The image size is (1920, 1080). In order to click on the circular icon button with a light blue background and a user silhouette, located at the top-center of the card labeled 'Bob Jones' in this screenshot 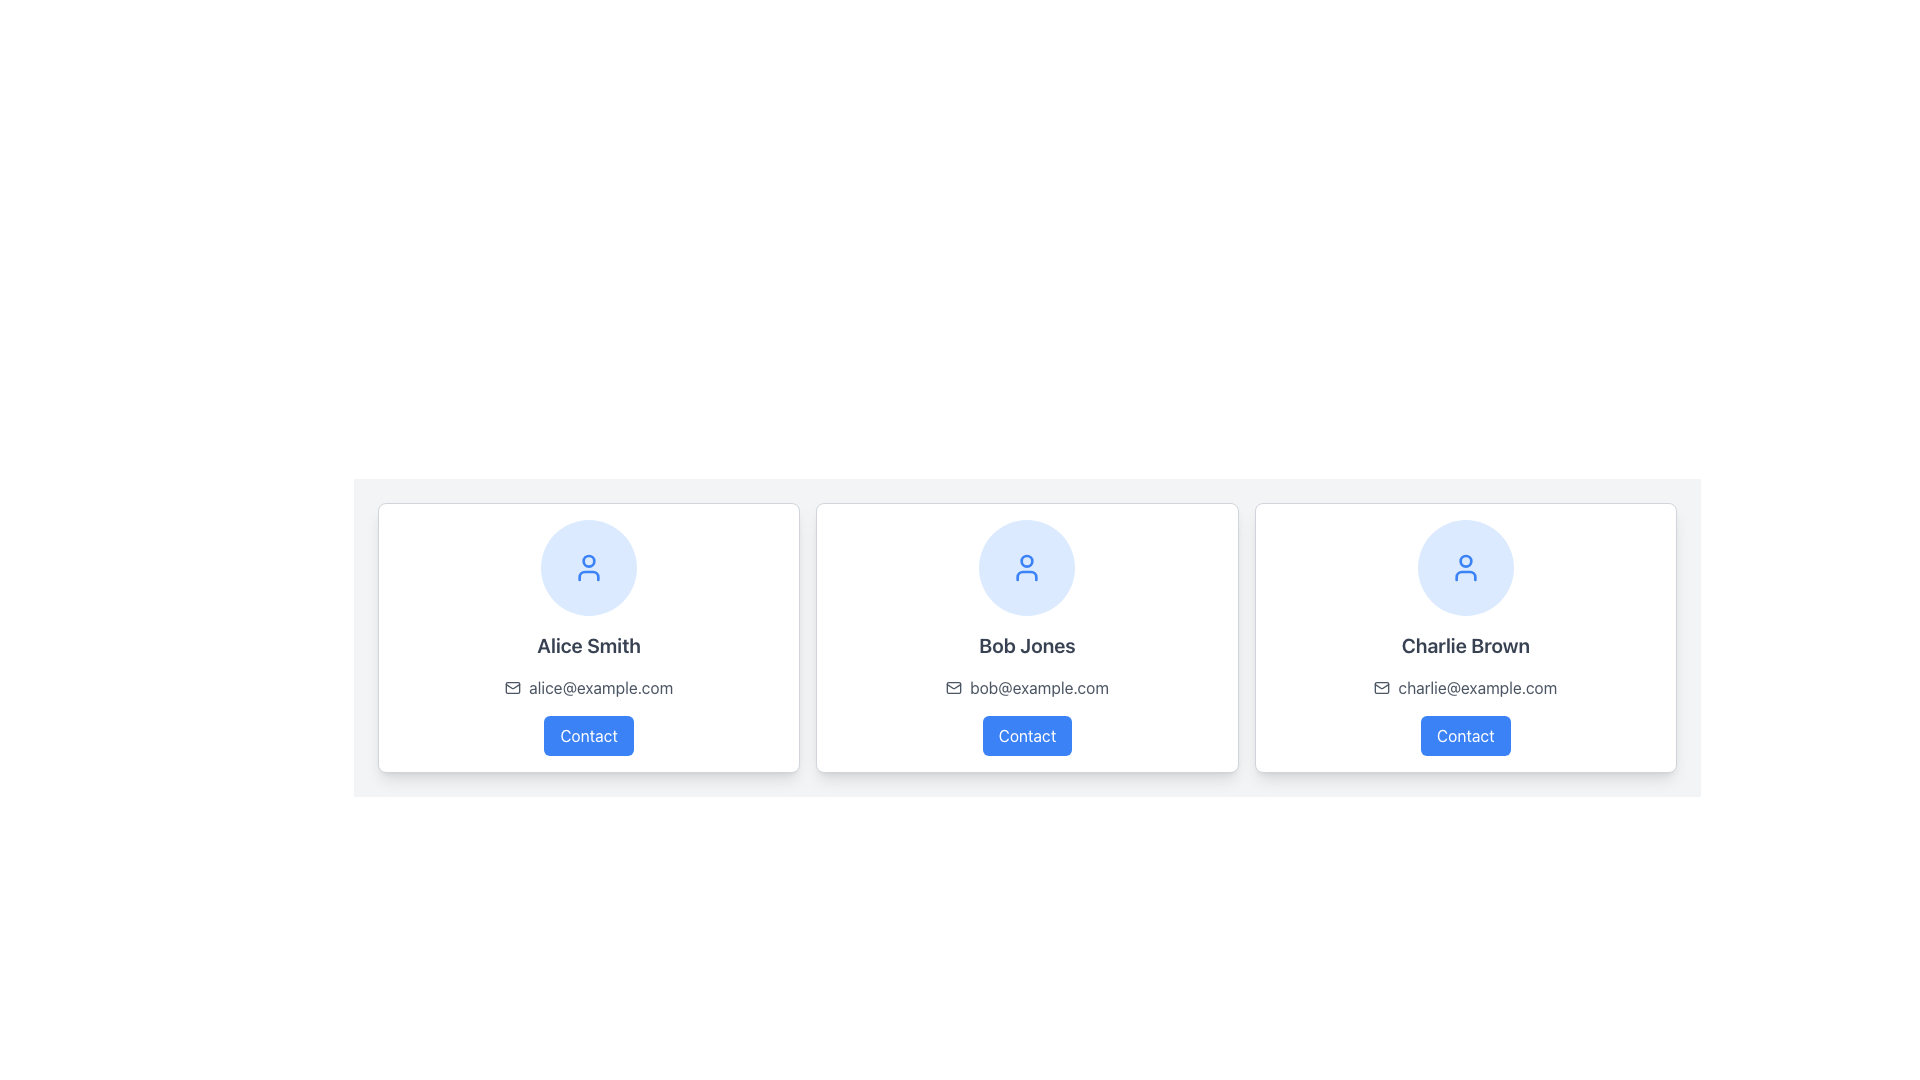, I will do `click(1027, 567)`.